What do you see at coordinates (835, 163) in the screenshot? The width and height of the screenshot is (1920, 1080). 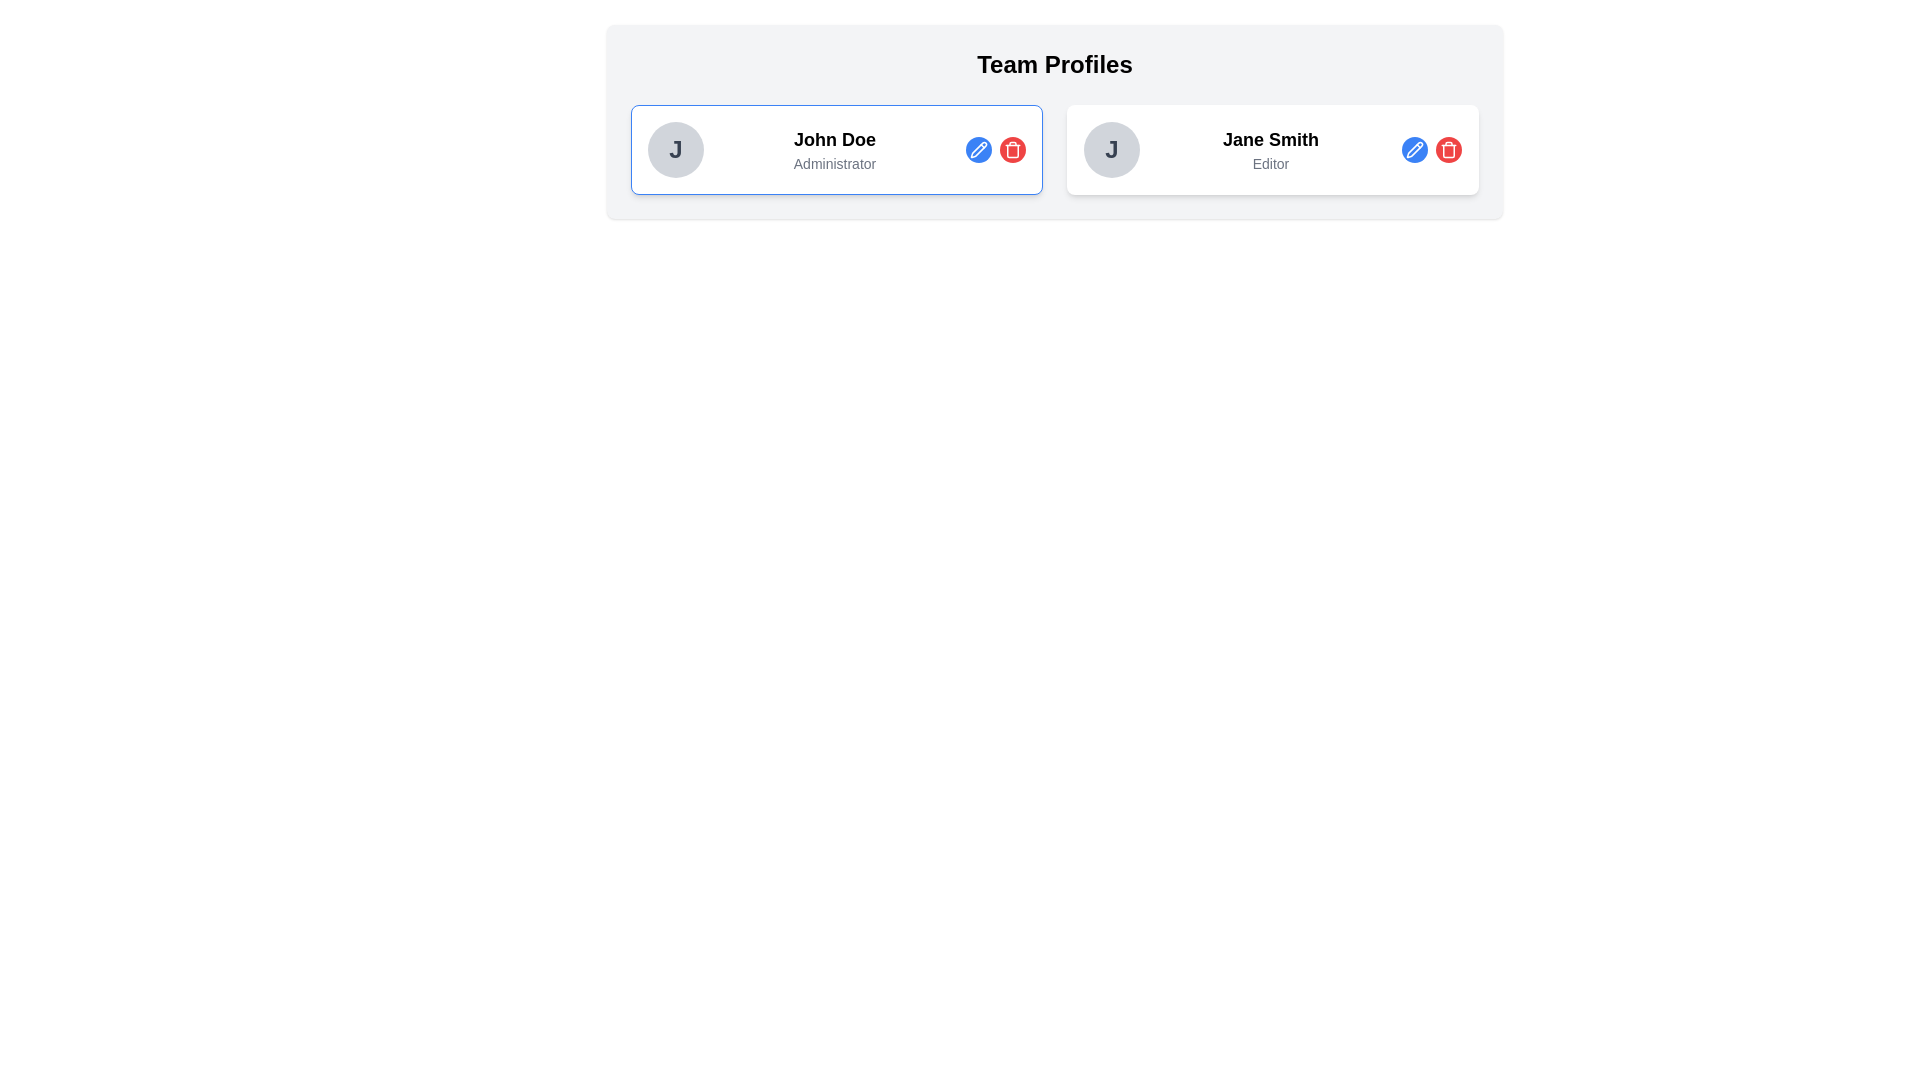 I see `the 'Administrator' text label, which is styled in a small gray font and positioned below 'John Doe' in the first profile card of the 'Team Profiles' section` at bounding box center [835, 163].